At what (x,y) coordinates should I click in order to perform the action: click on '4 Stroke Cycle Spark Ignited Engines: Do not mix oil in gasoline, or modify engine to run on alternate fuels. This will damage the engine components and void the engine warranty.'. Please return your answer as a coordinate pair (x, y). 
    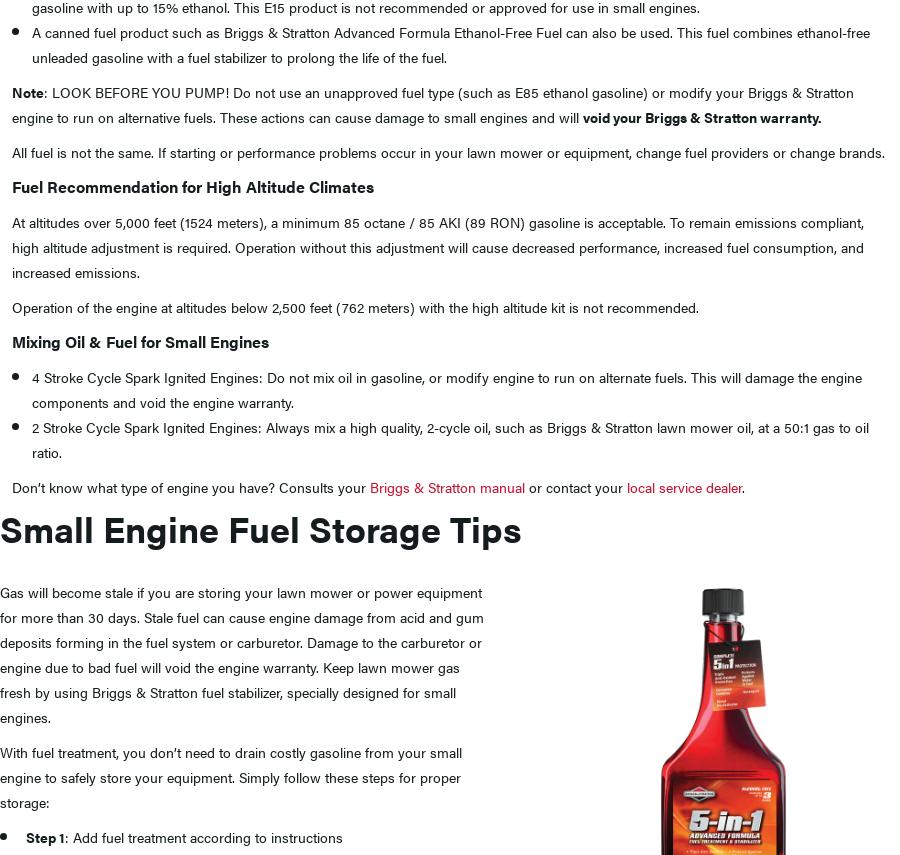
    Looking at the image, I should click on (447, 388).